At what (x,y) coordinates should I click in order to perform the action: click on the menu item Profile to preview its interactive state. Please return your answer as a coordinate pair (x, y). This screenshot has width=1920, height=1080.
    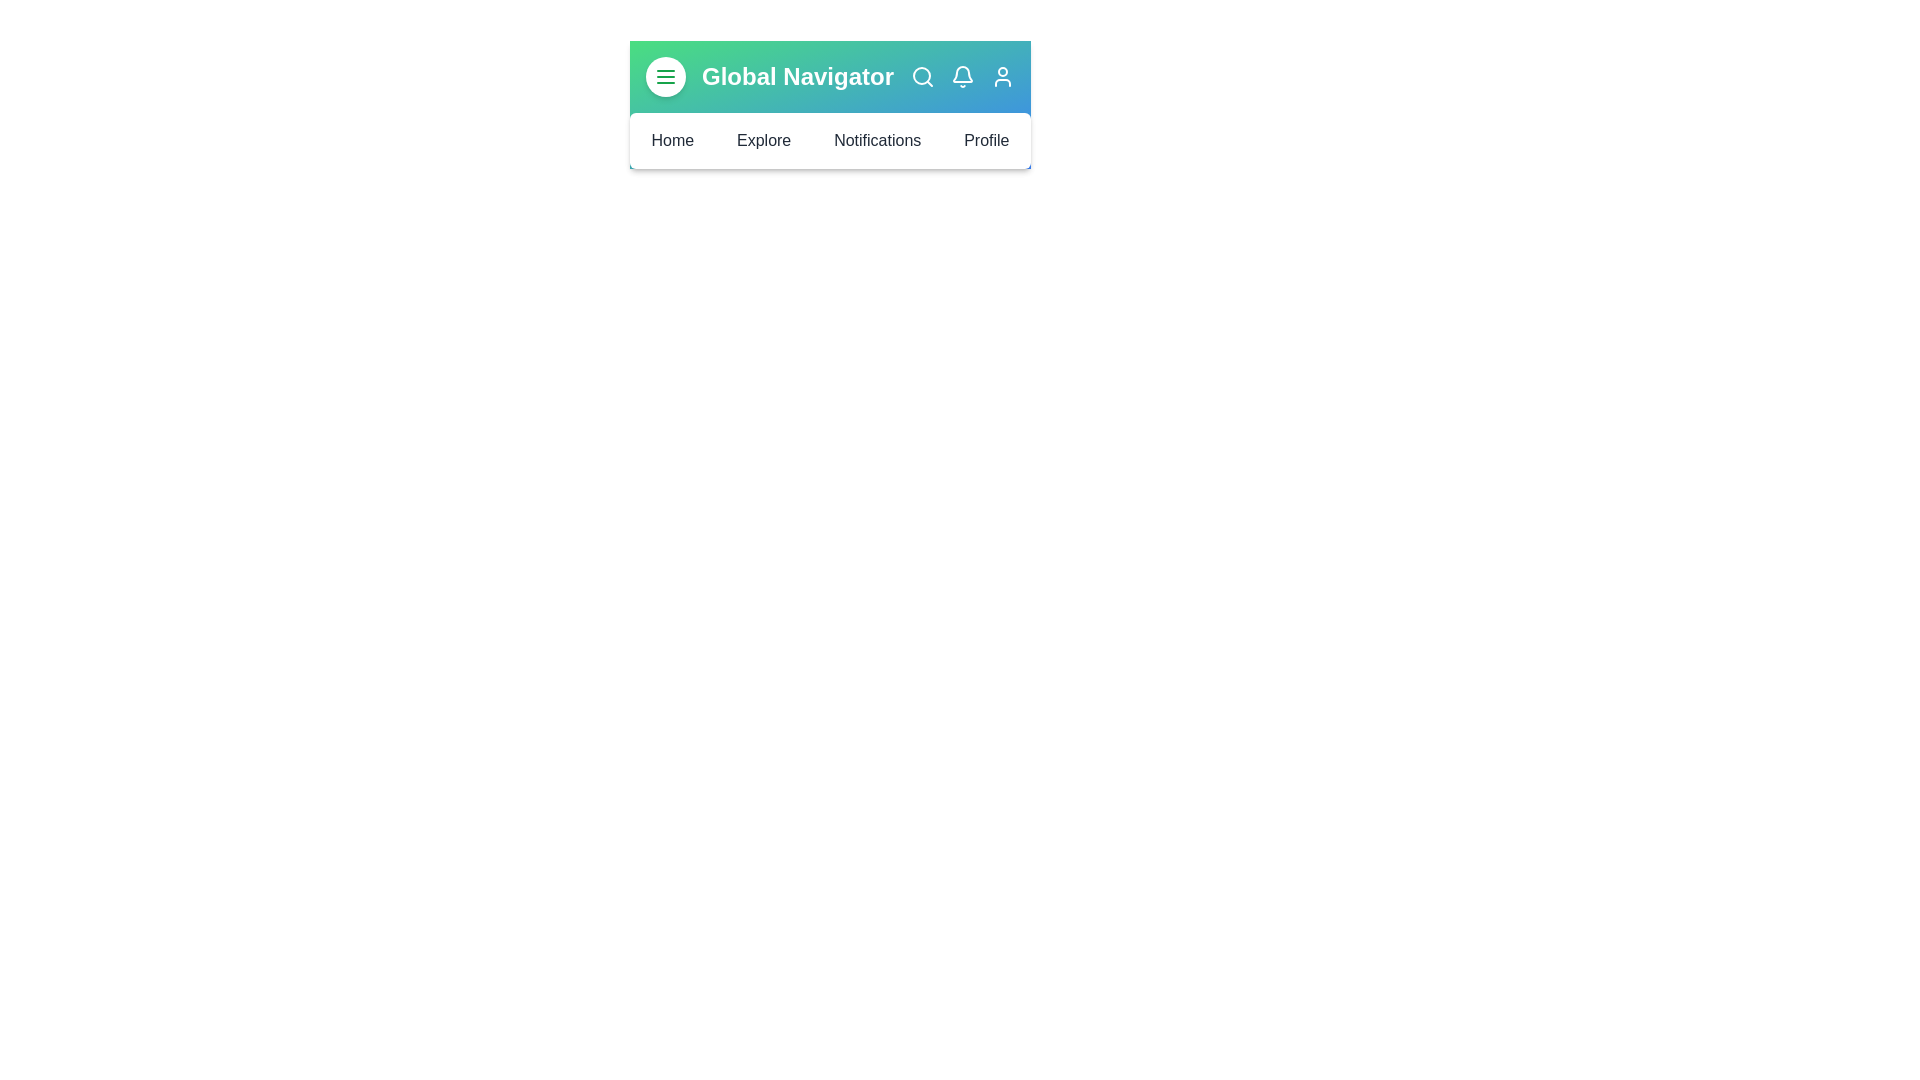
    Looking at the image, I should click on (987, 140).